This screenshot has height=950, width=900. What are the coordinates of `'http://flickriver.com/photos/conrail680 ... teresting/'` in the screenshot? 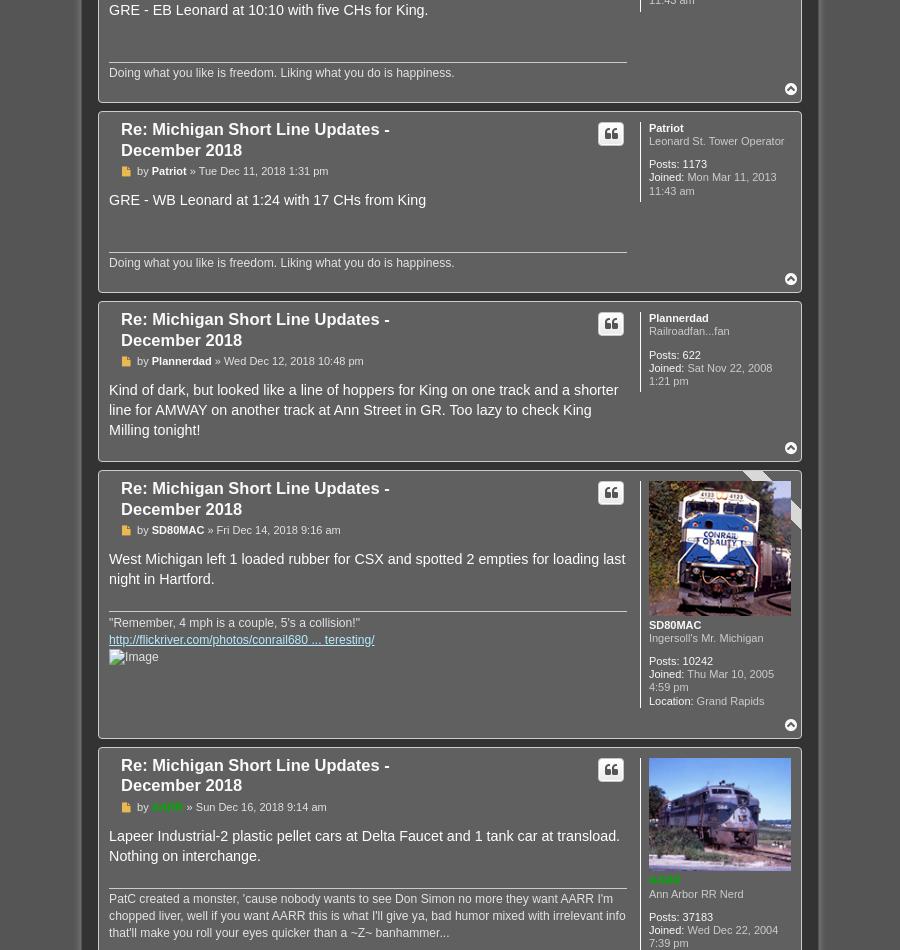 It's located at (240, 638).